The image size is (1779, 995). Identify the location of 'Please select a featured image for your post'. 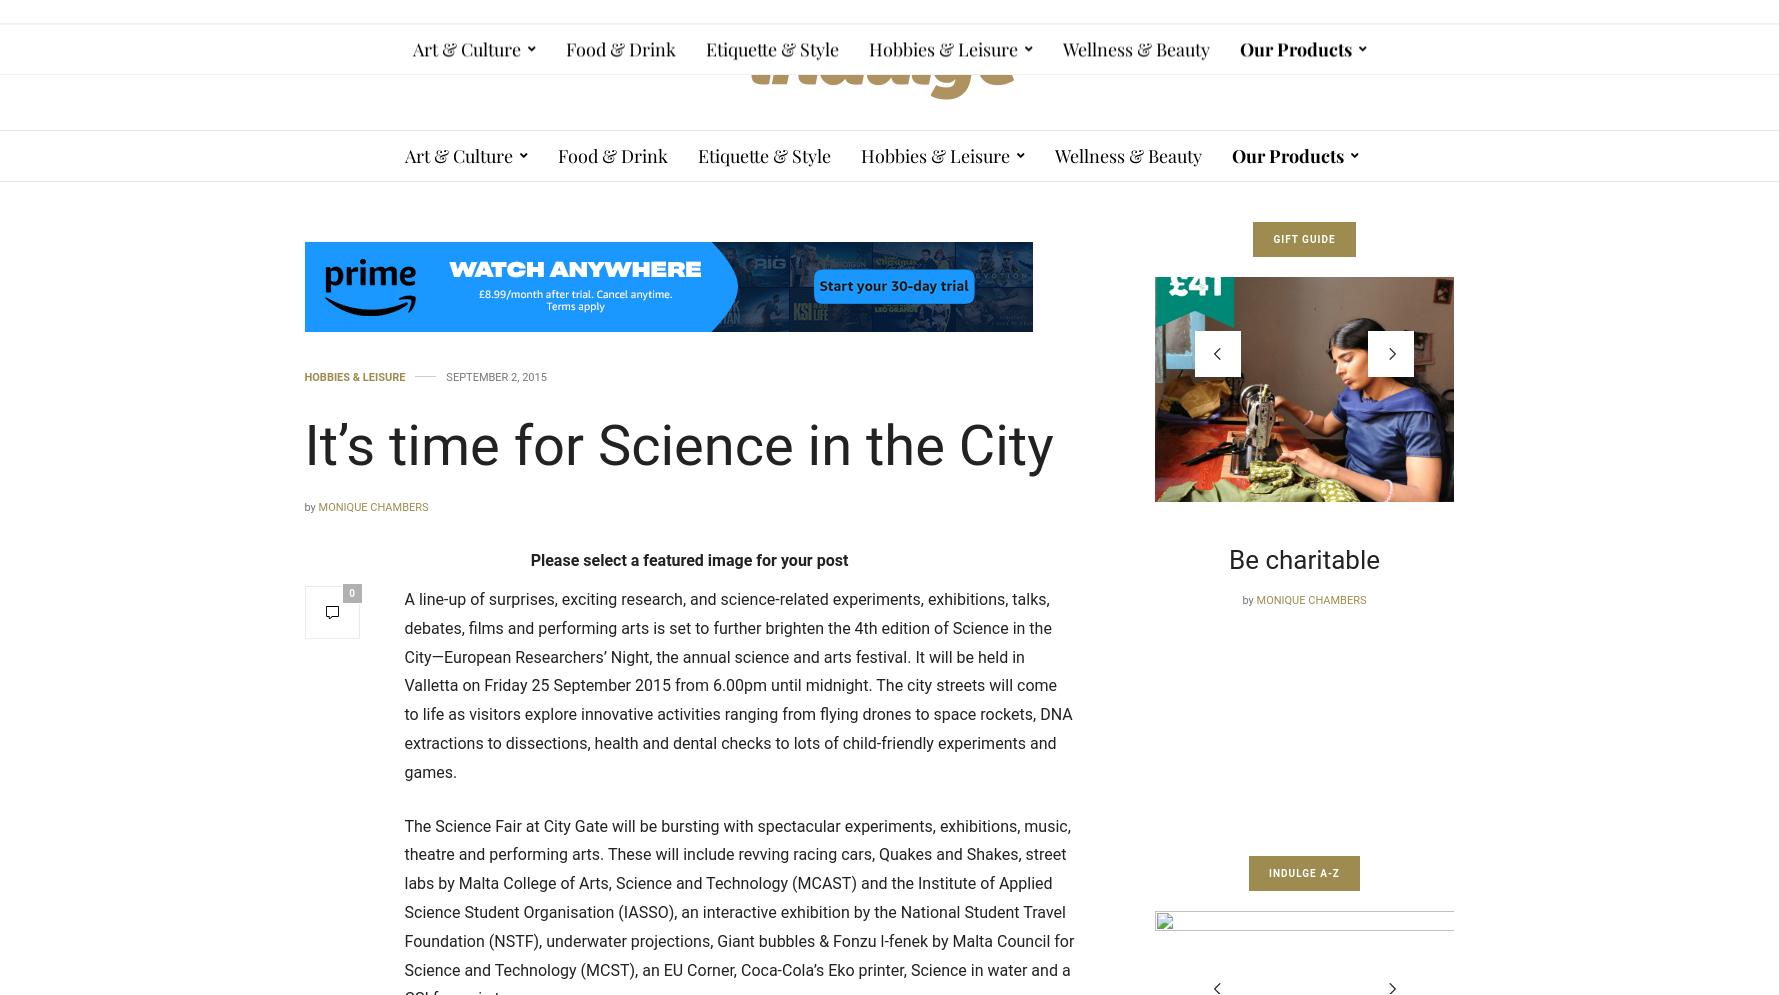
(689, 559).